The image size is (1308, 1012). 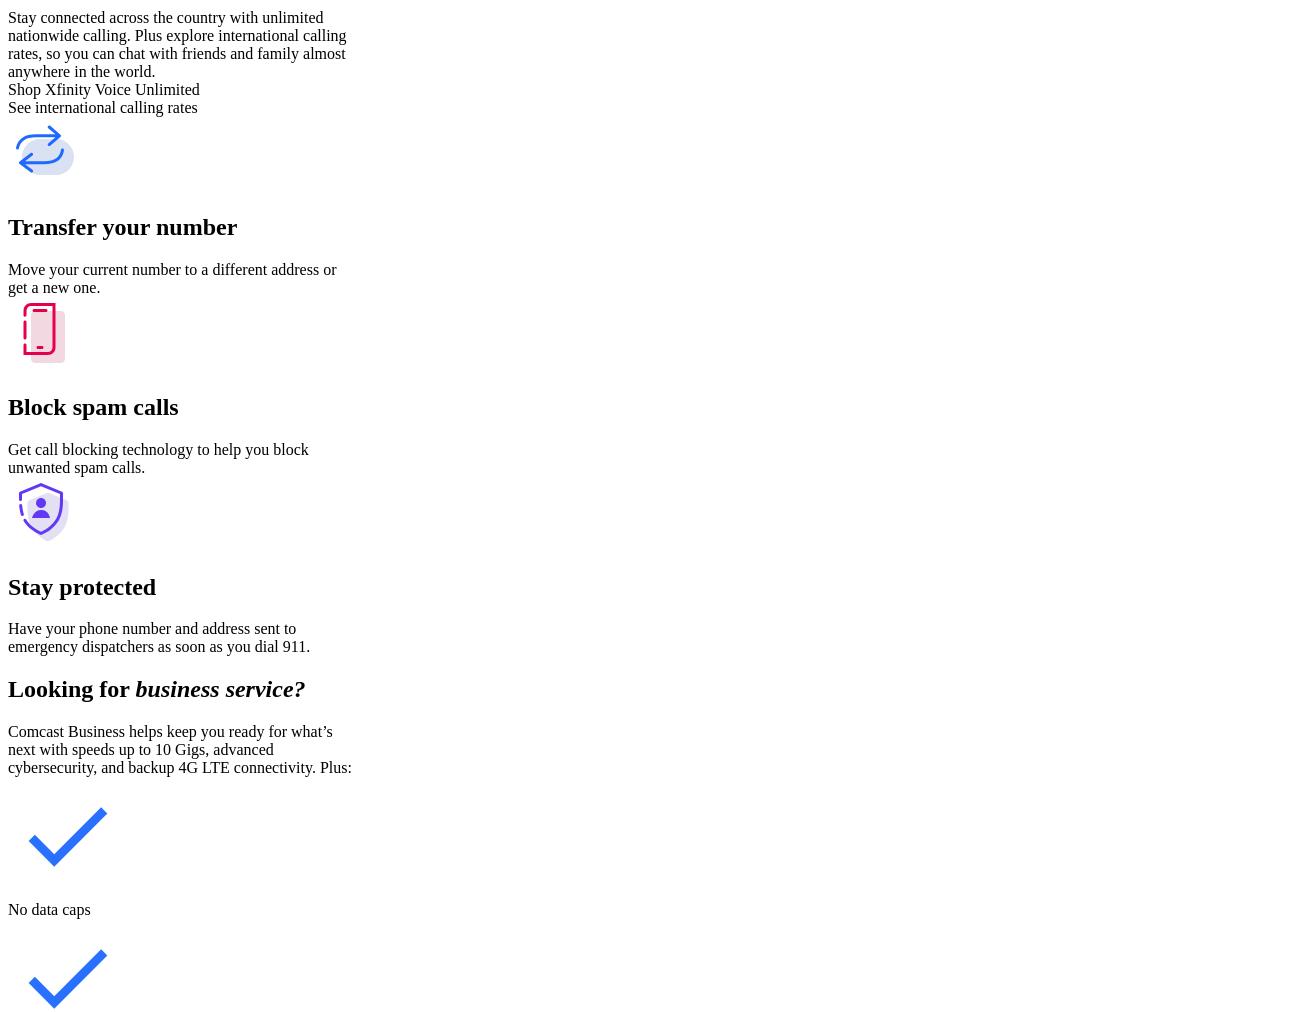 I want to click on 'See international calling rates', so click(x=101, y=106).